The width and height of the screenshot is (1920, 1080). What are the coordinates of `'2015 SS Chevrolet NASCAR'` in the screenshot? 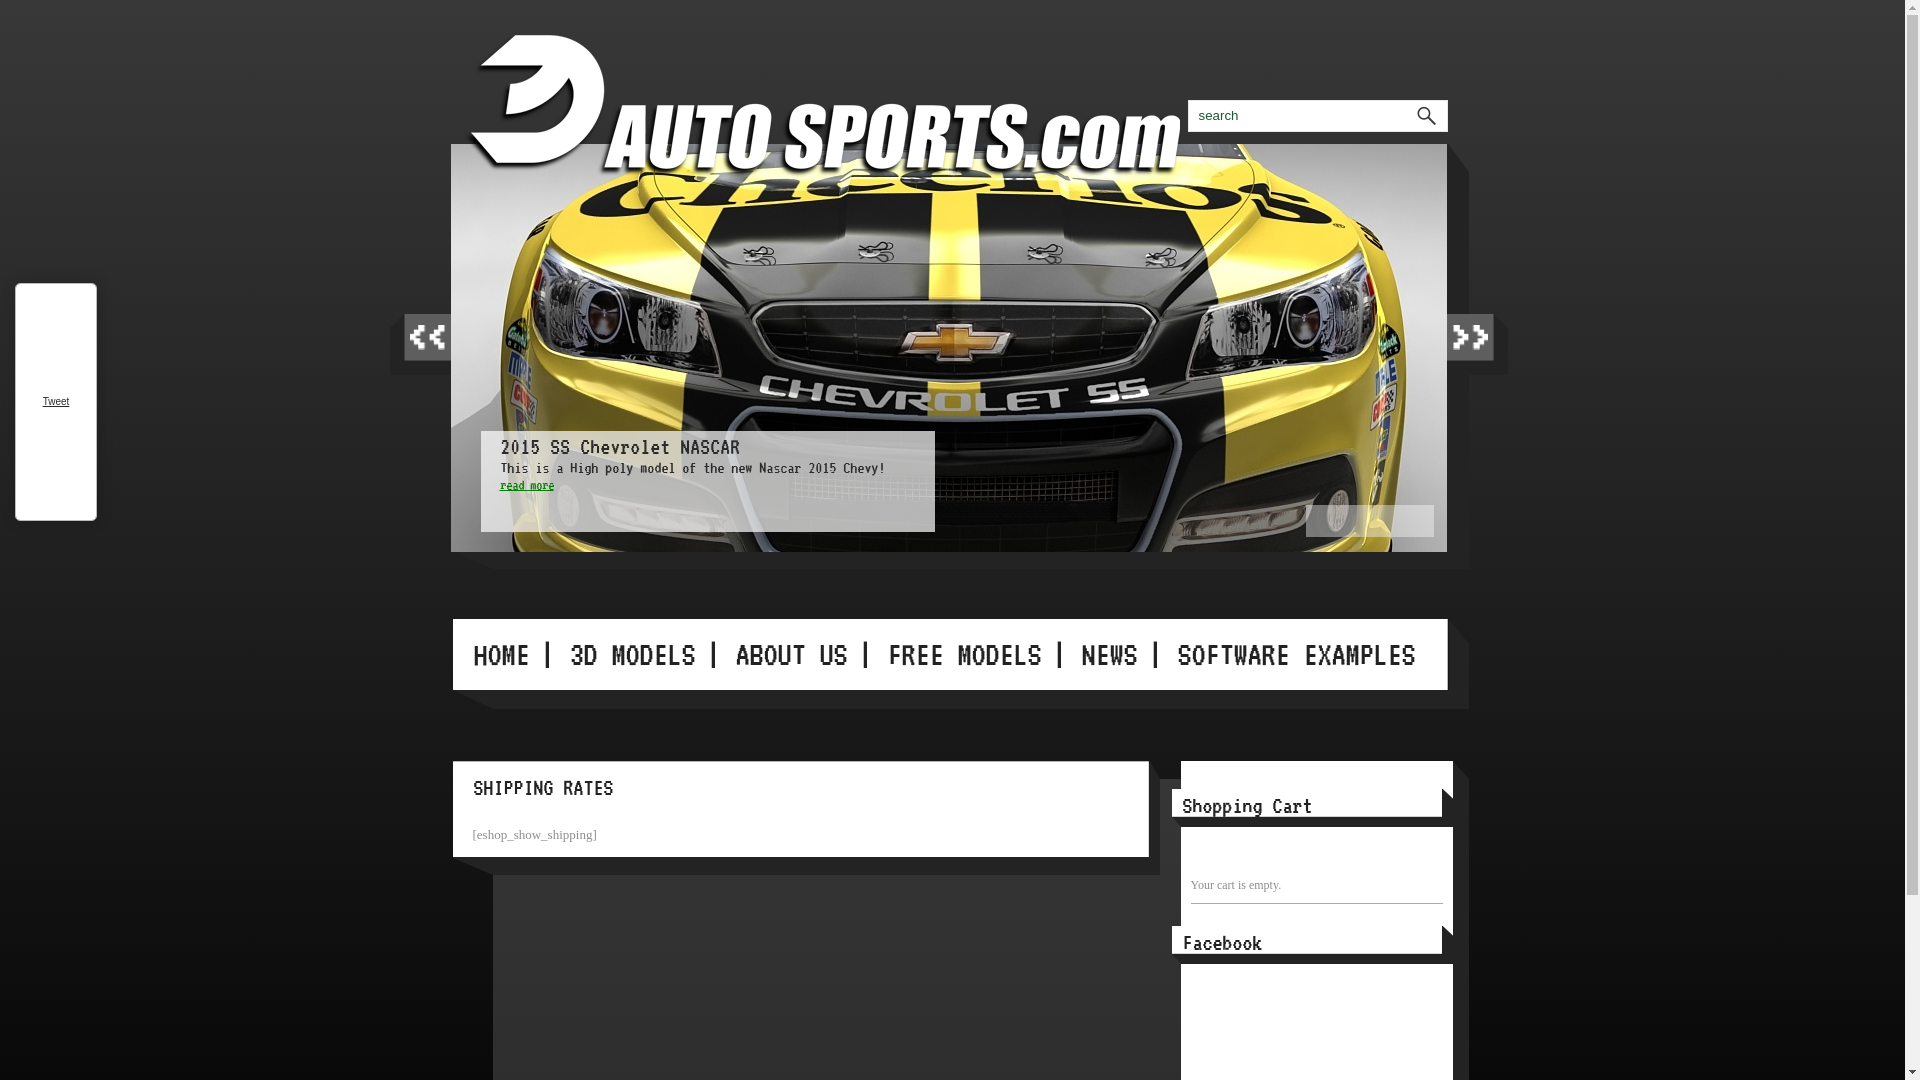 It's located at (618, 445).